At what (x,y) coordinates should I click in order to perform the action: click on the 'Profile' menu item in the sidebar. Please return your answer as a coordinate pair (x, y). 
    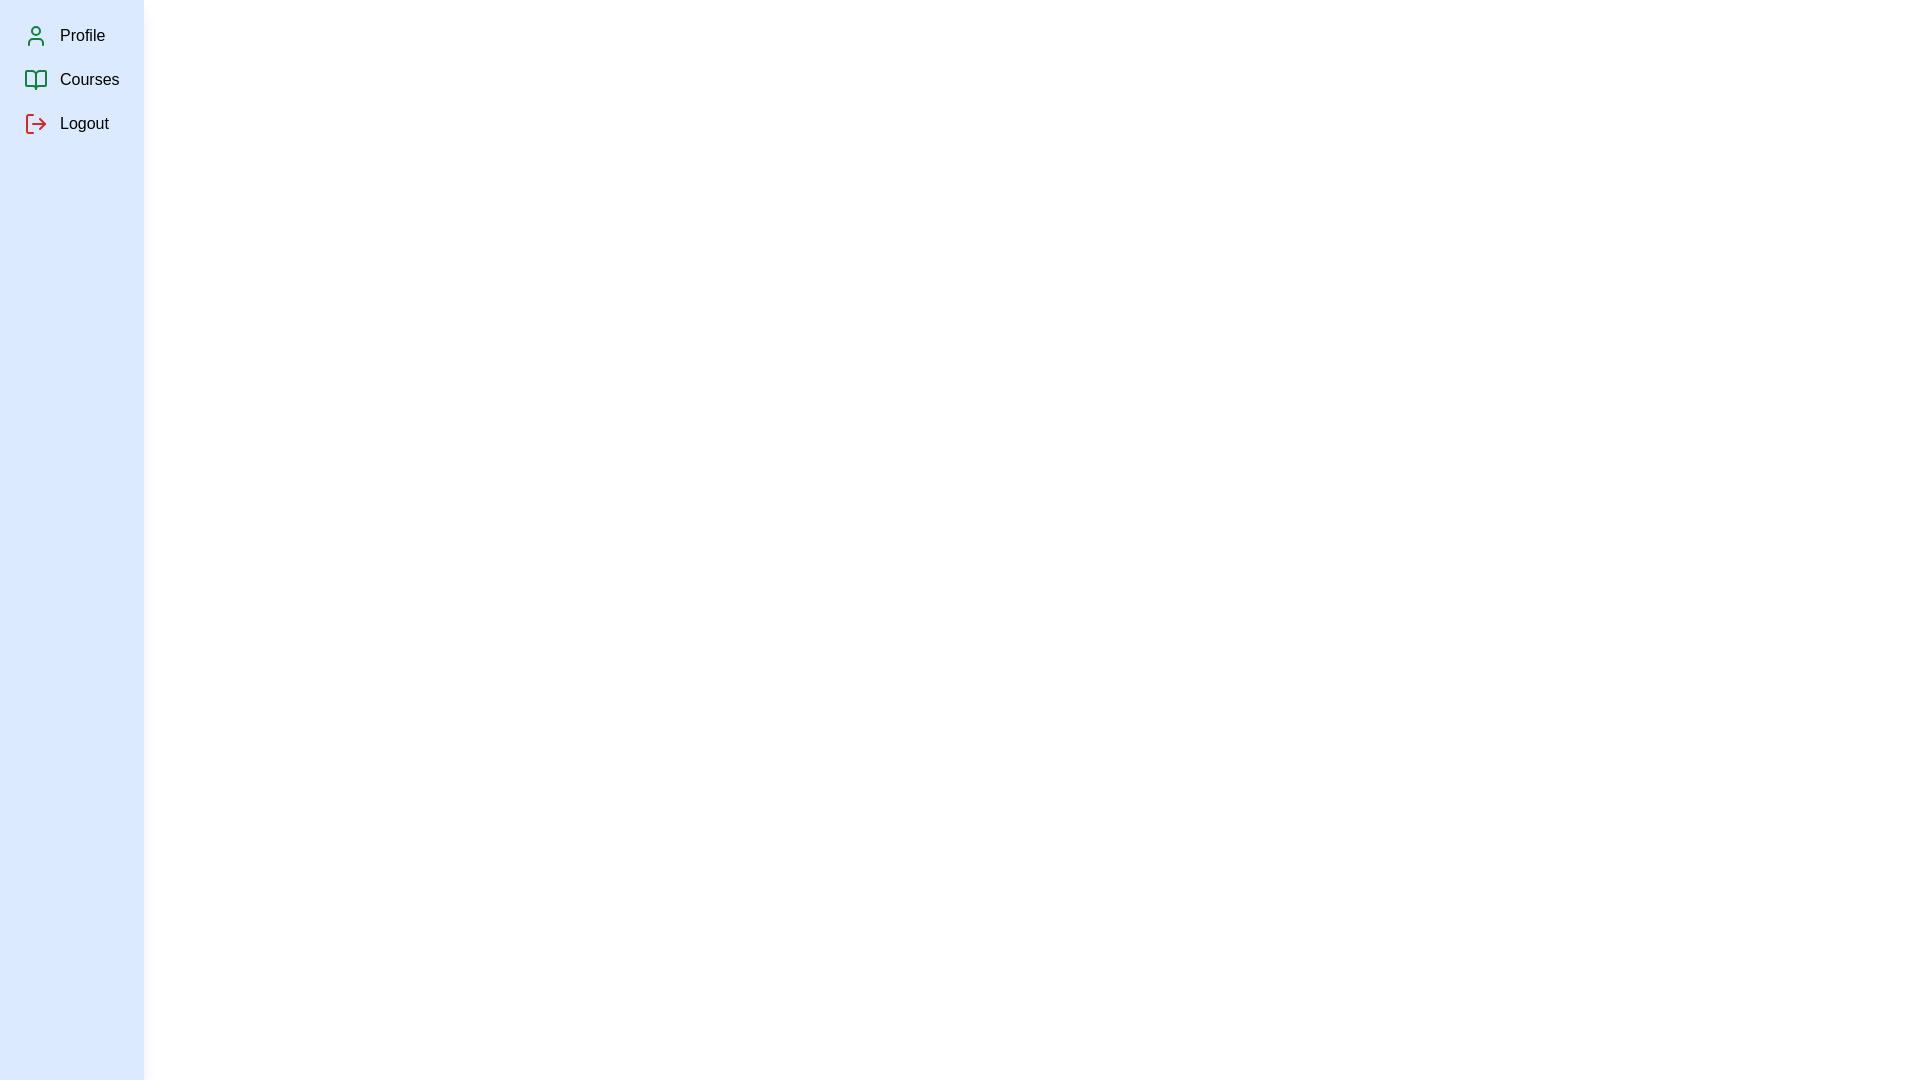
    Looking at the image, I should click on (80, 35).